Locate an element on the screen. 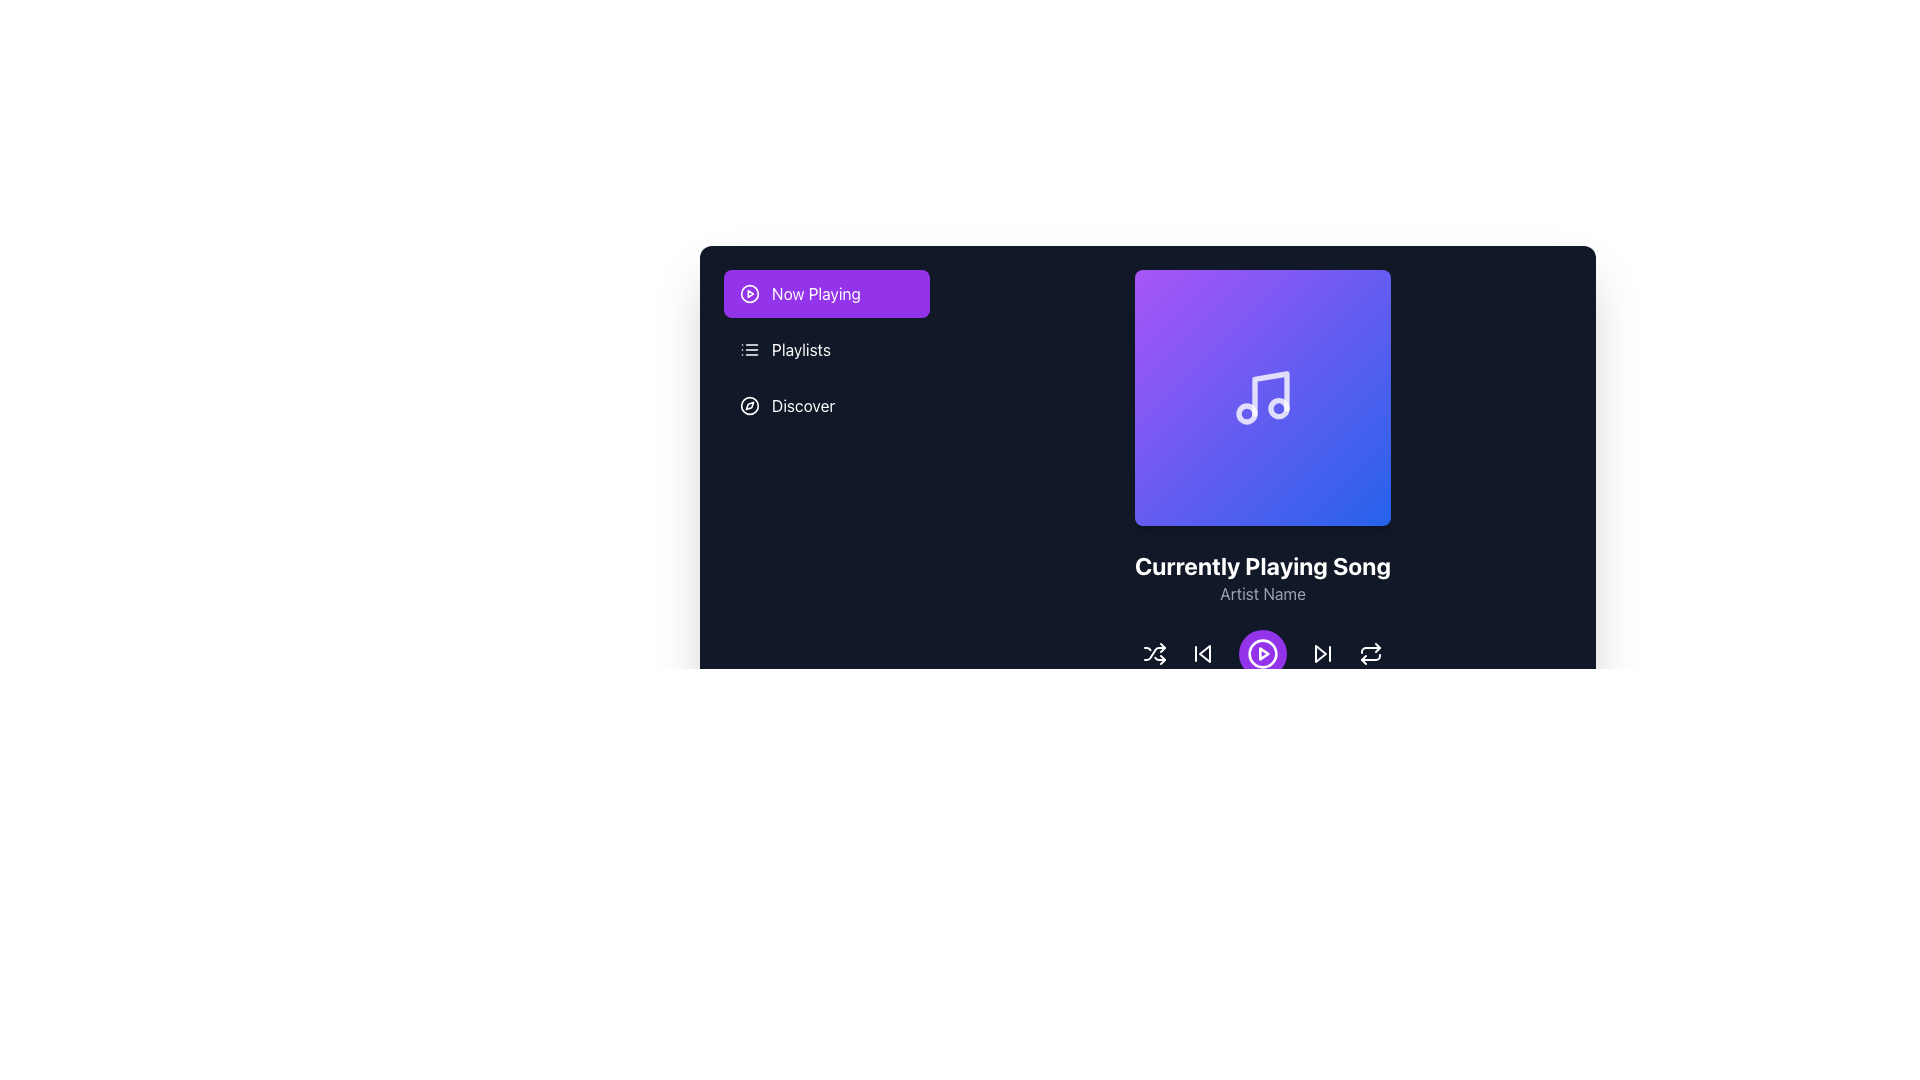  the navigation button located at the top of the vertical list is located at coordinates (826, 293).